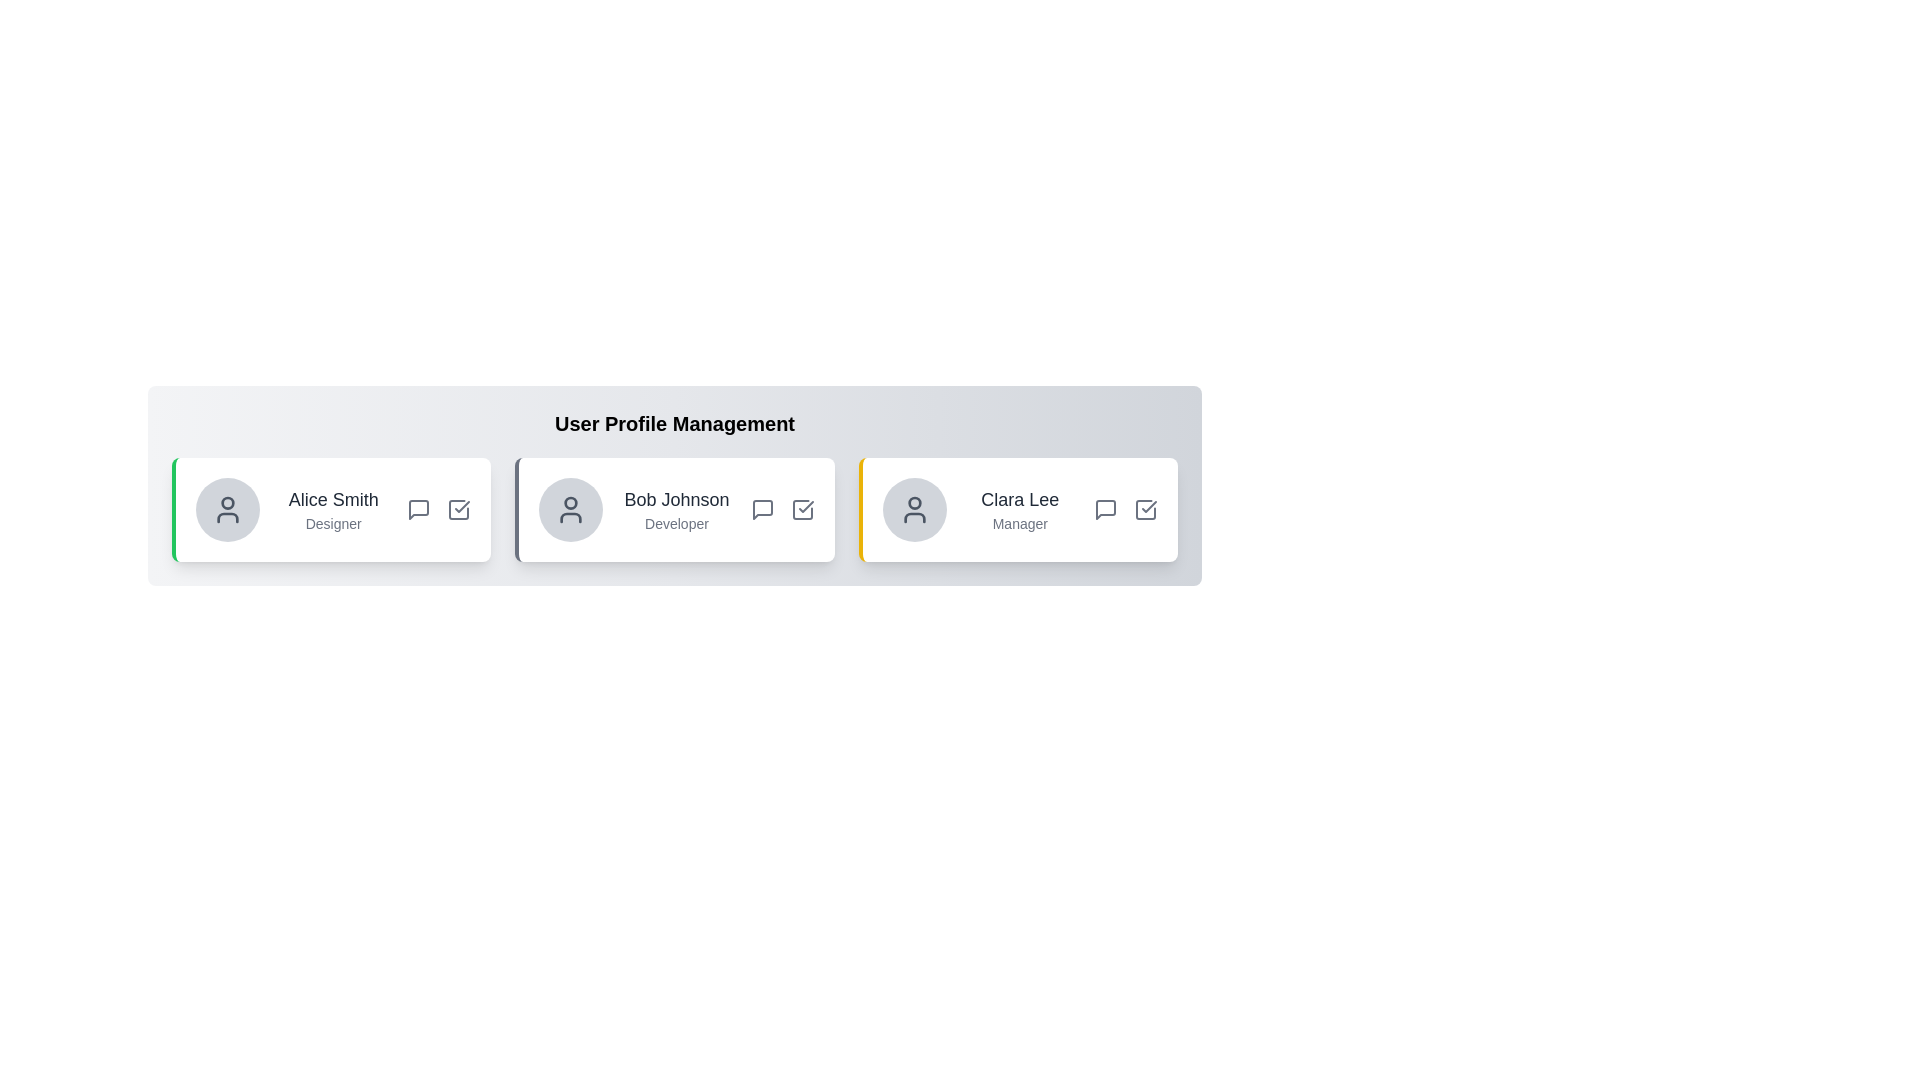 This screenshot has width=1920, height=1080. I want to click on the text label displaying the name 'Clara Lee', which identifies the user profile and is located above the text 'Manager' in the user profile card, so click(1020, 499).